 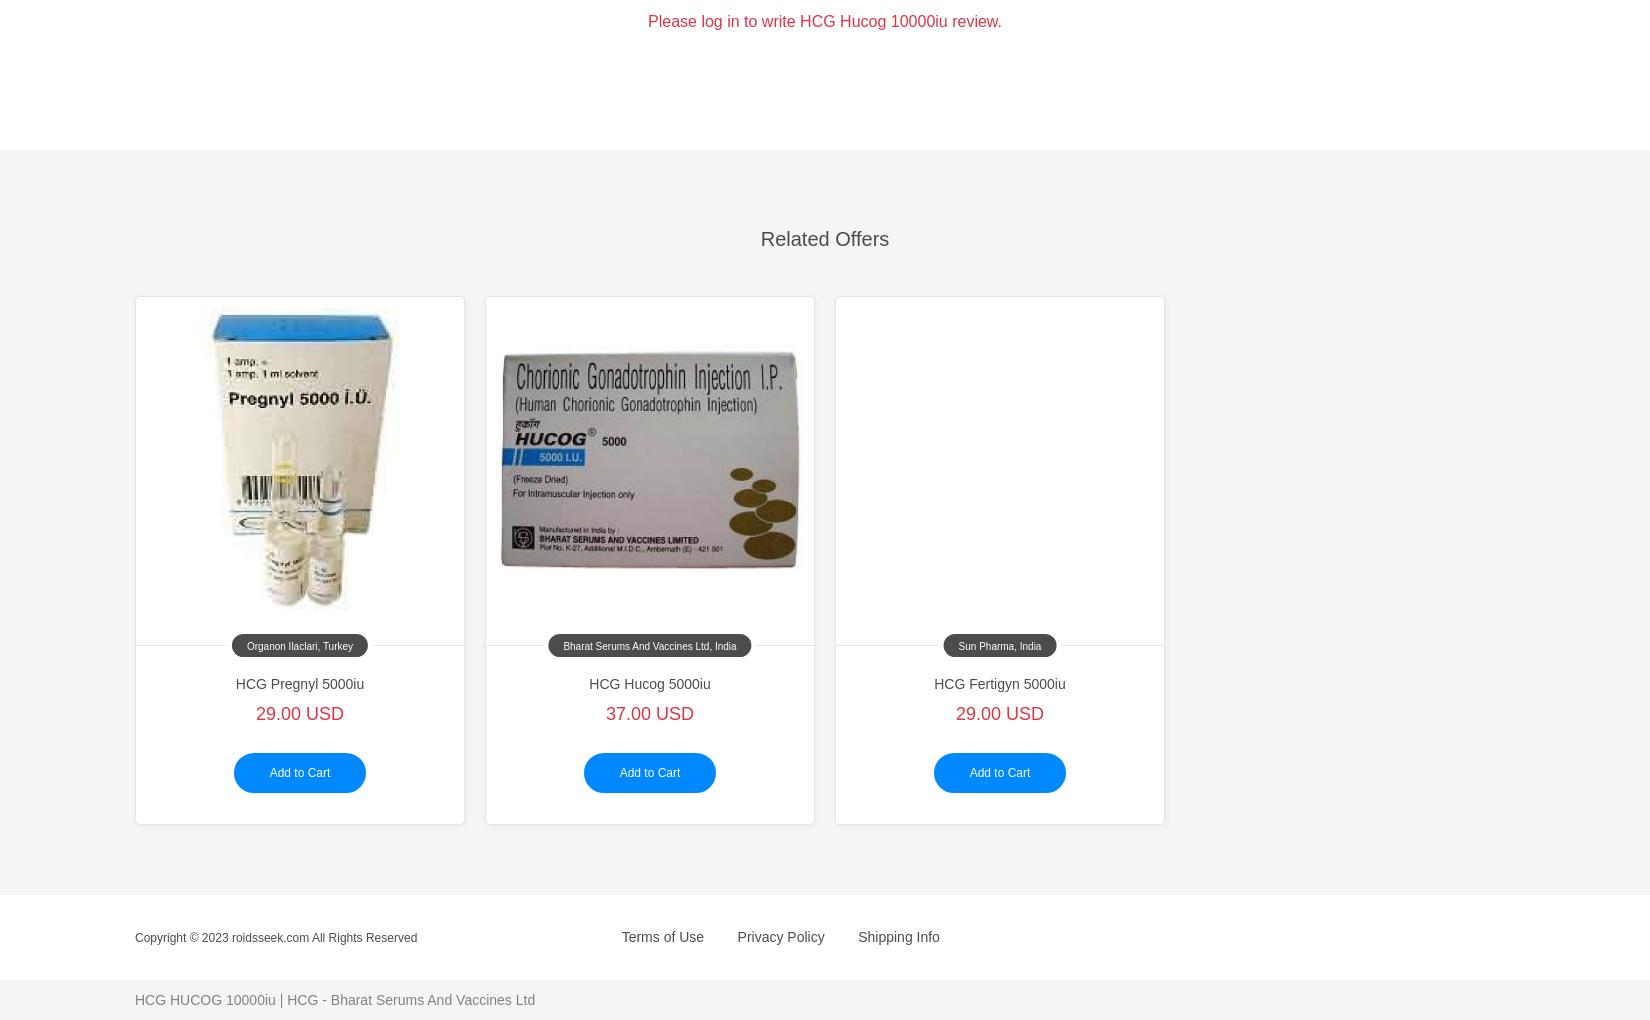 I want to click on 'Shipping Info', so click(x=898, y=935).